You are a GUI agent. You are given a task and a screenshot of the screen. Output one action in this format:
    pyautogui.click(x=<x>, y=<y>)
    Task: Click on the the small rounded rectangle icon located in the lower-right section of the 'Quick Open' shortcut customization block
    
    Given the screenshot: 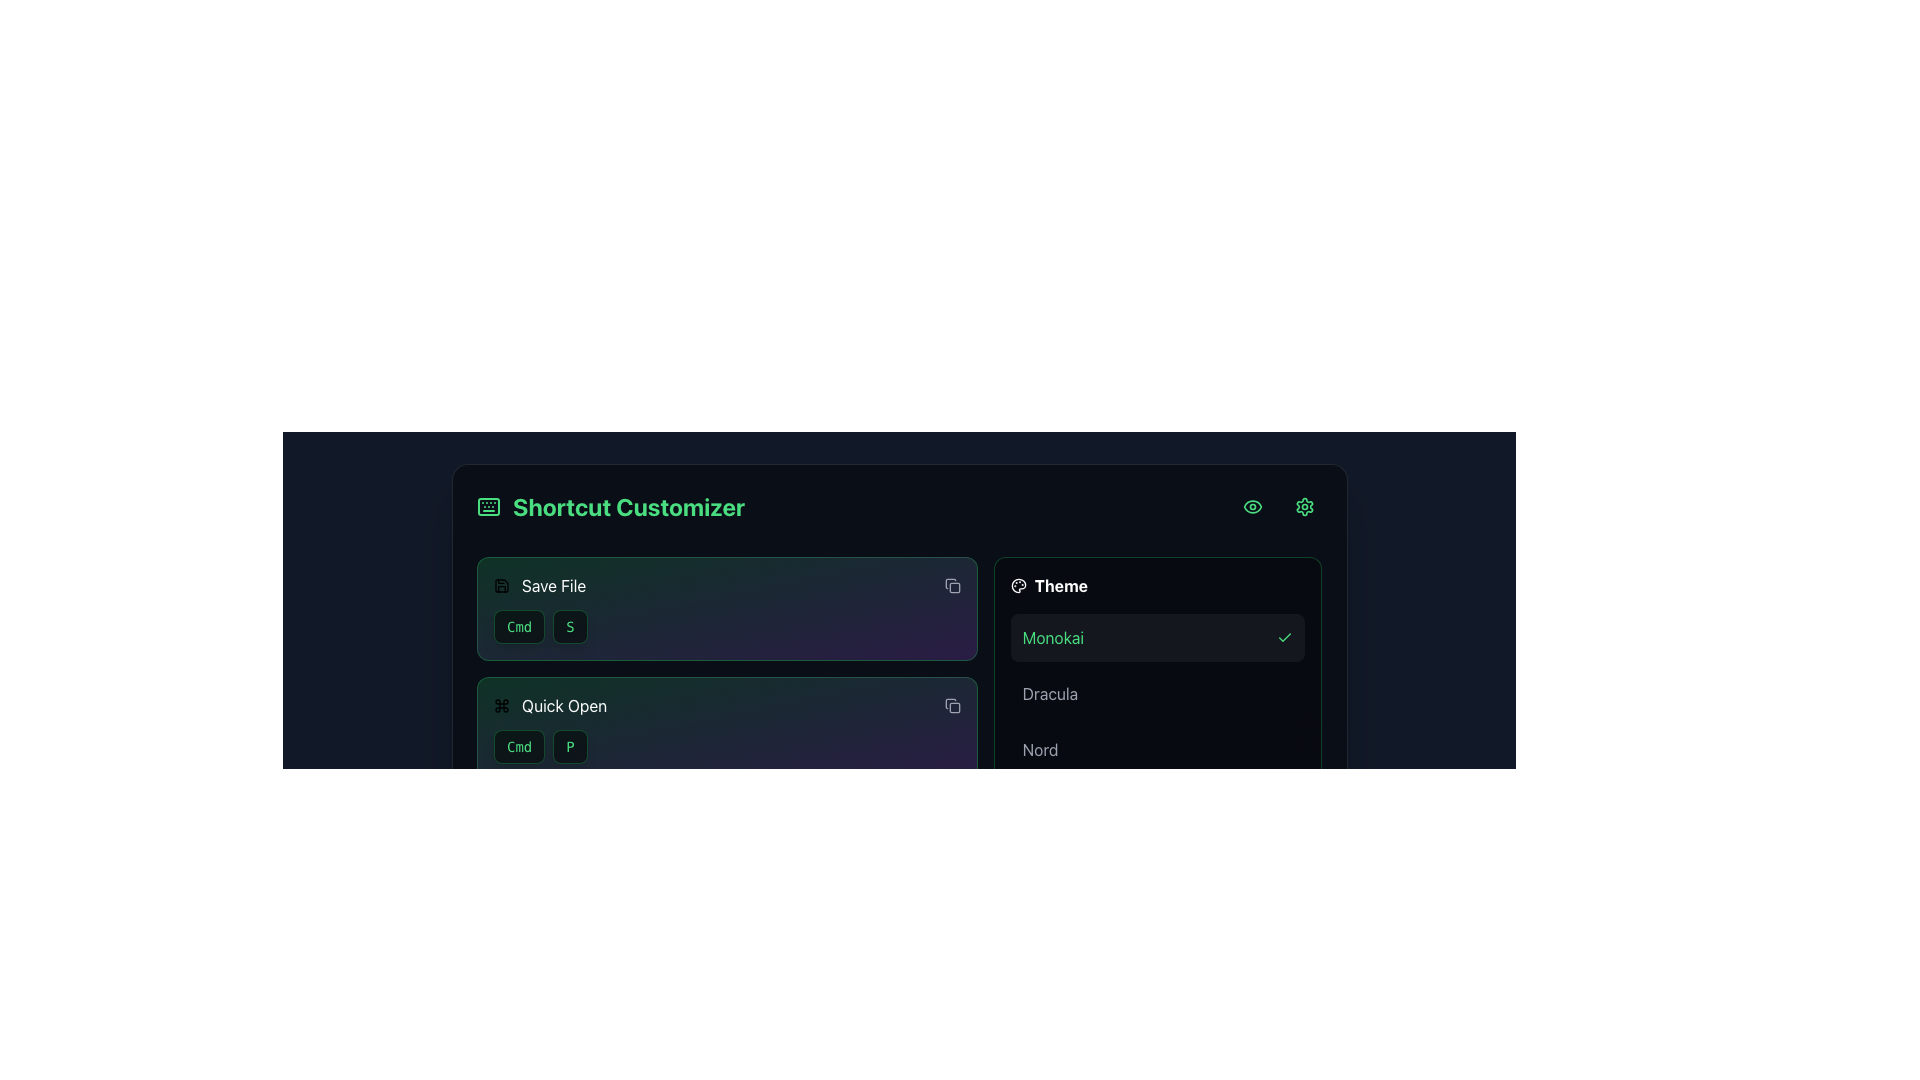 What is the action you would take?
    pyautogui.click(x=953, y=707)
    